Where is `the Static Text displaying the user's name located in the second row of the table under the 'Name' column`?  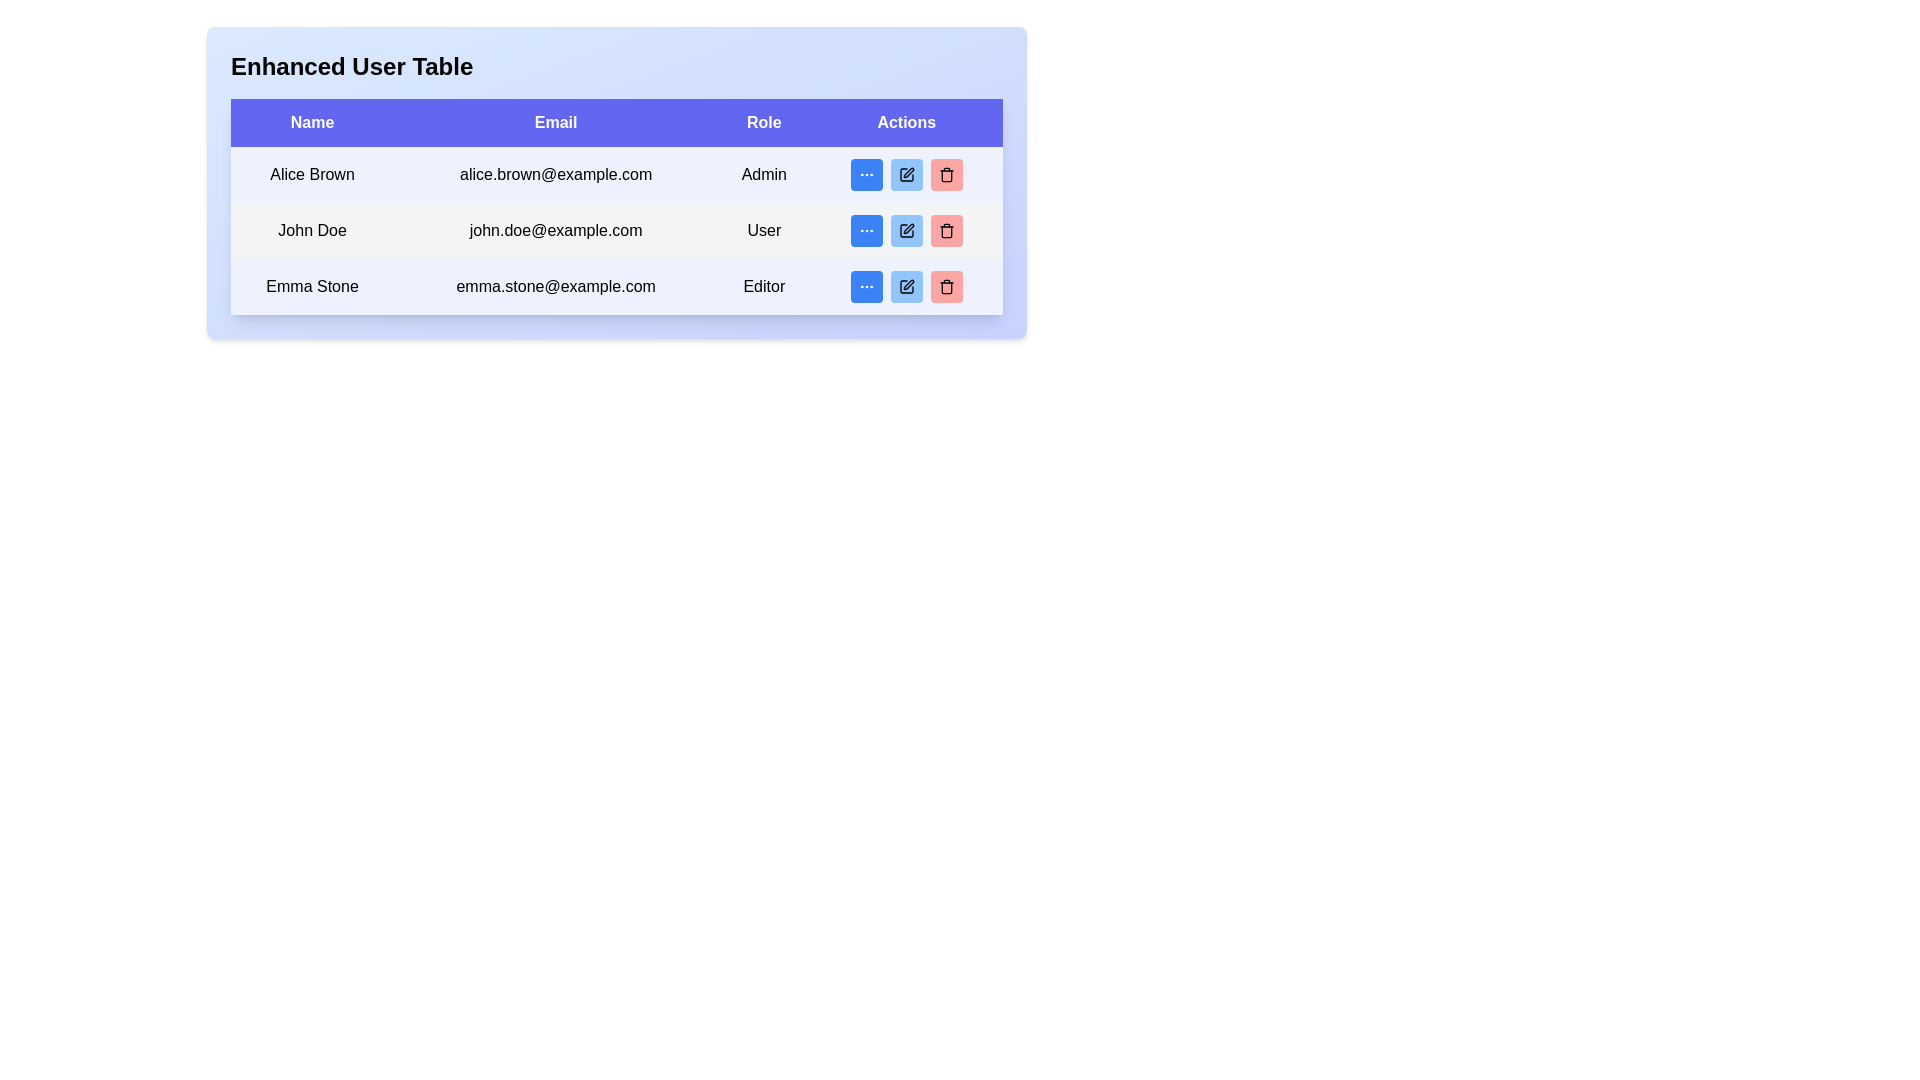 the Static Text displaying the user's name located in the second row of the table under the 'Name' column is located at coordinates (311, 230).